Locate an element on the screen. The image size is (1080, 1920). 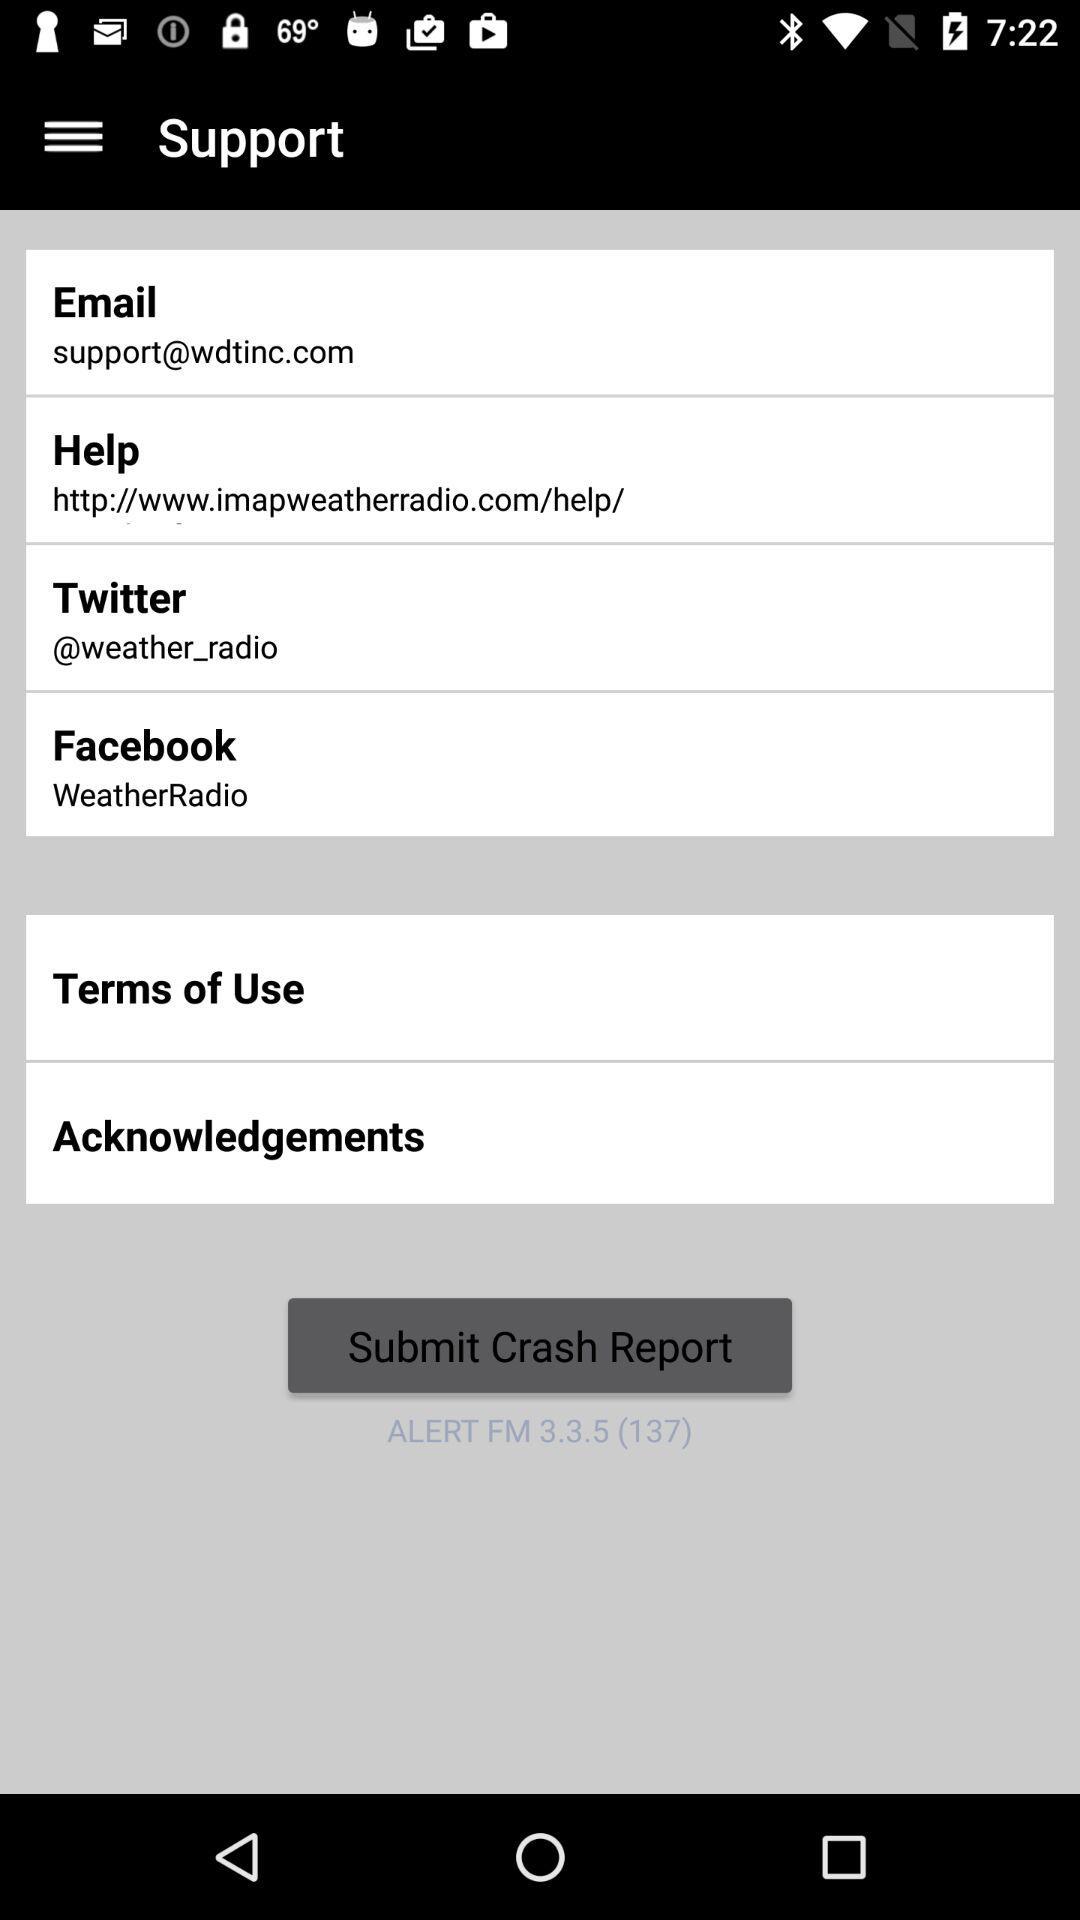
the item above email icon is located at coordinates (72, 135).